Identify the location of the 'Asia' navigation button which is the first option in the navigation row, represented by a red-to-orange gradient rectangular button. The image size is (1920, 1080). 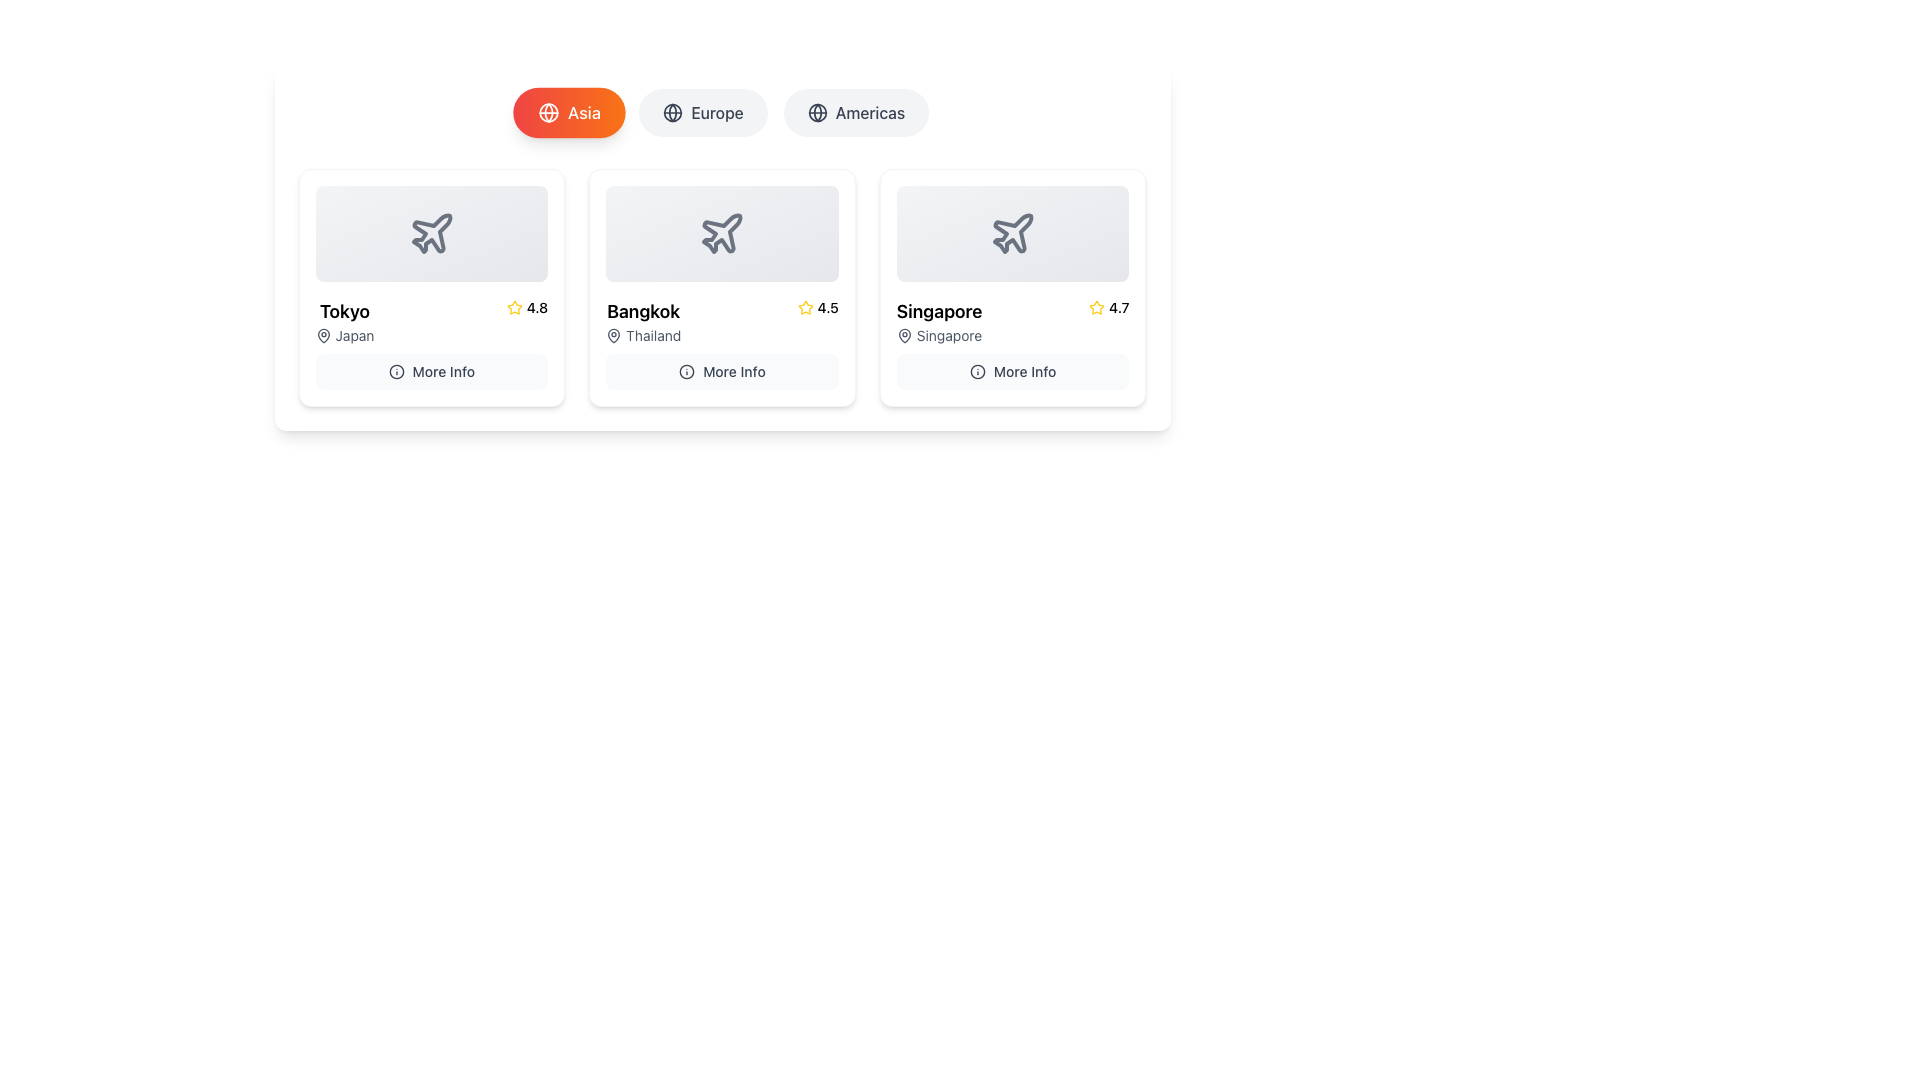
(583, 112).